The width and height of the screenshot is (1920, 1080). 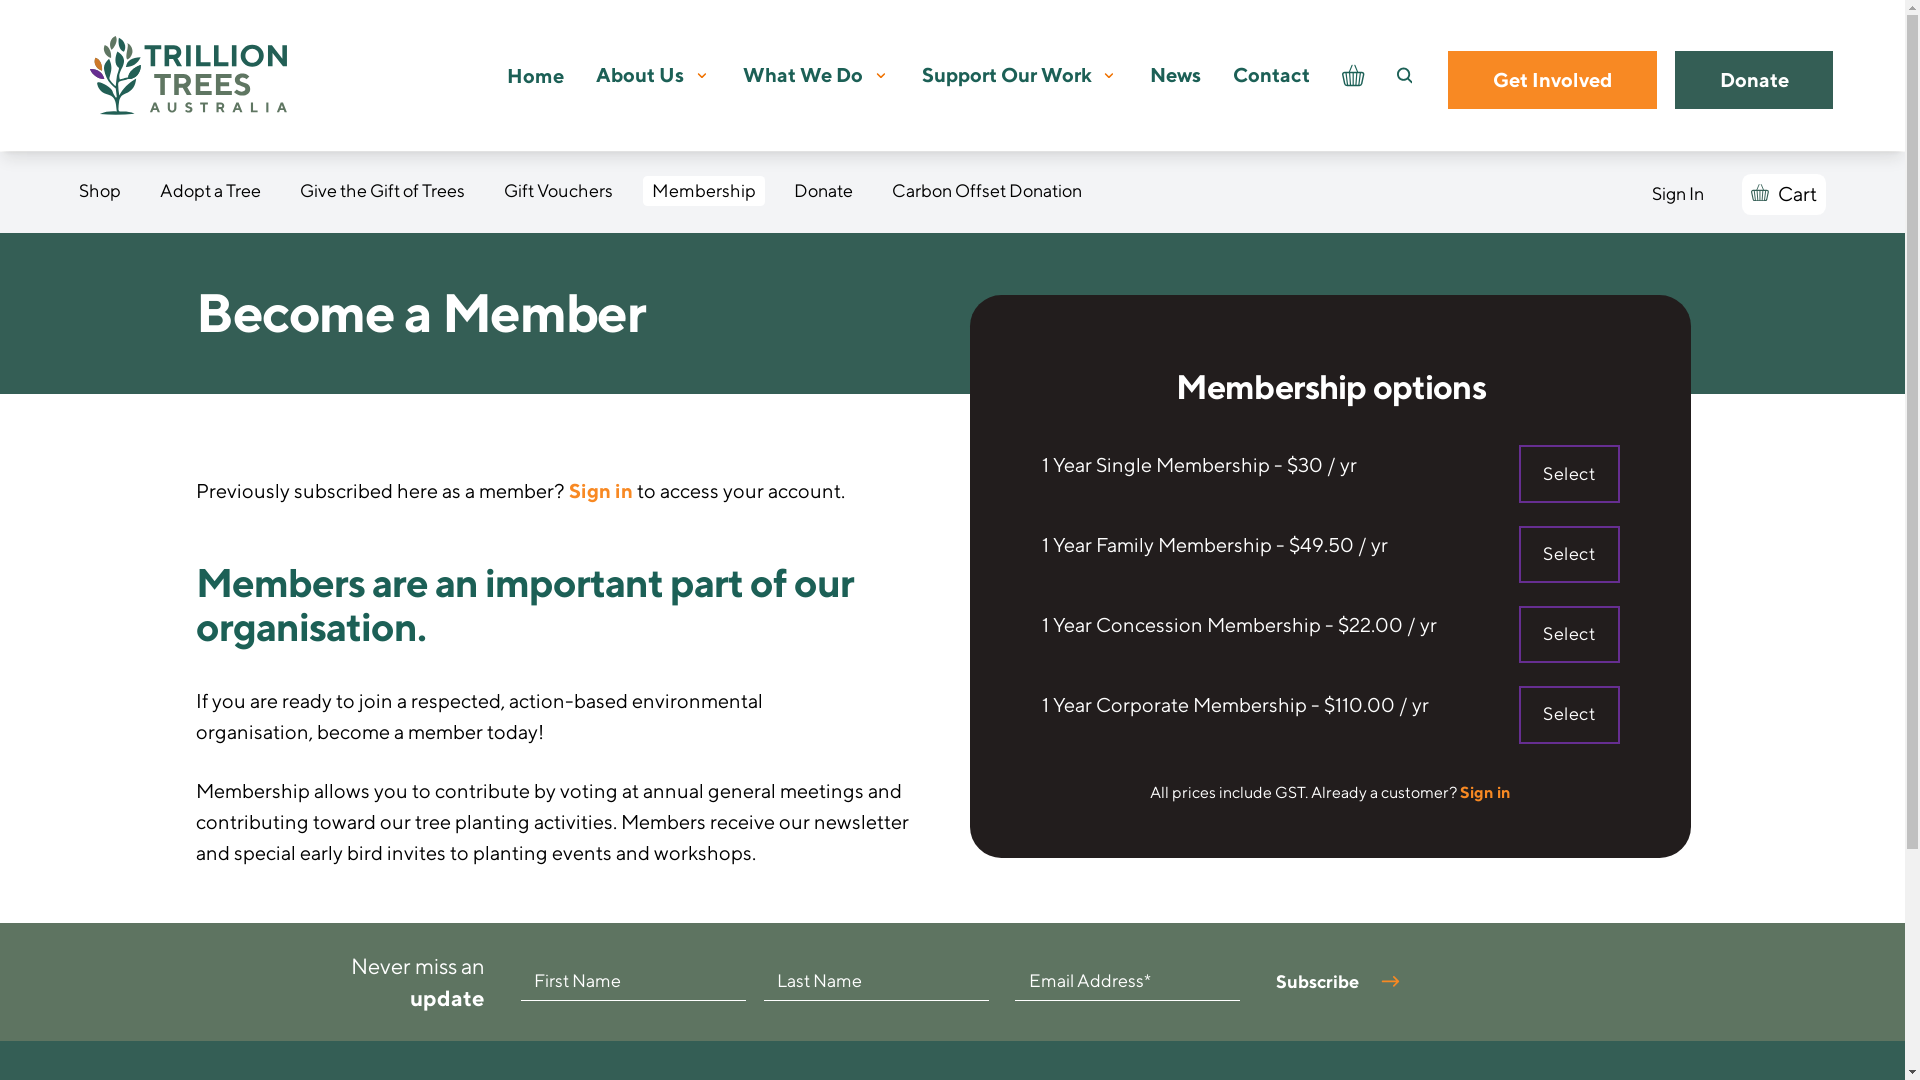 What do you see at coordinates (99, 191) in the screenshot?
I see `'Shop'` at bounding box center [99, 191].